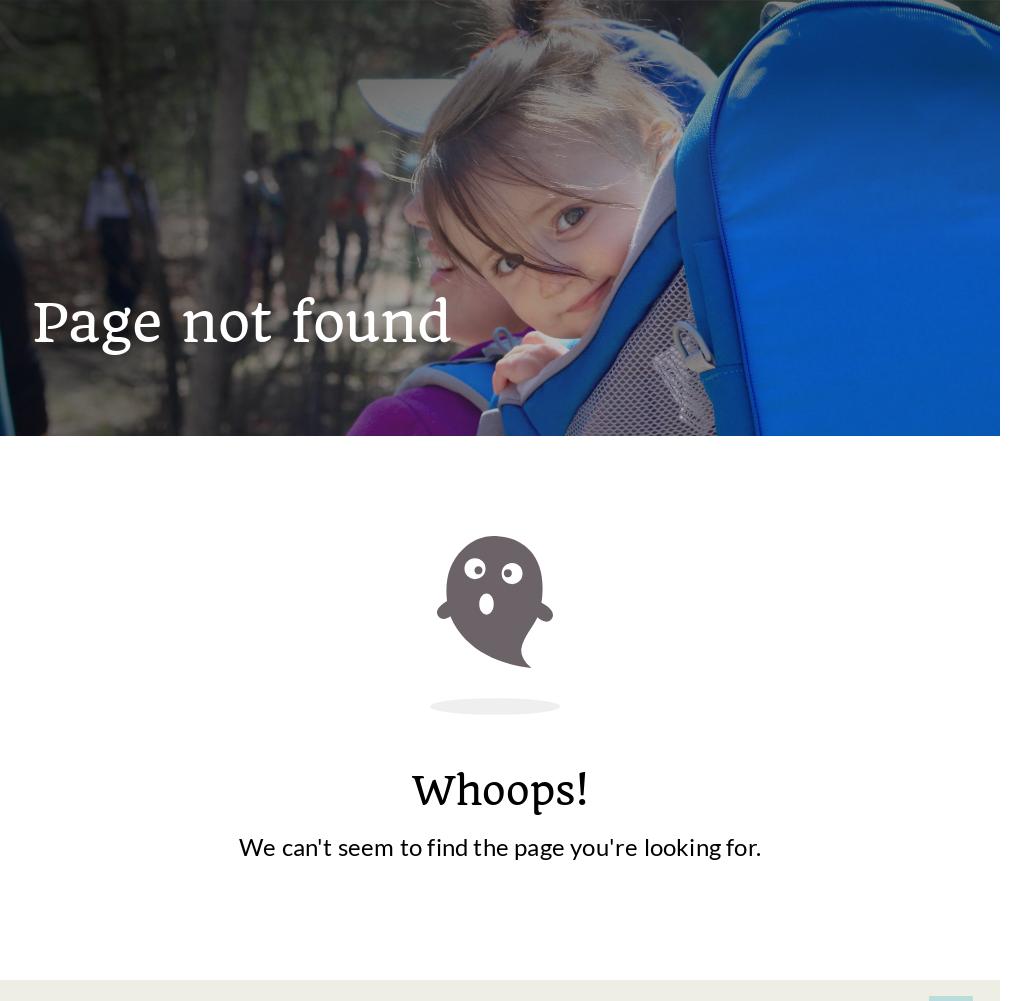 The height and width of the screenshot is (1001, 1011). What do you see at coordinates (456, 885) in the screenshot?
I see `'Take Action'` at bounding box center [456, 885].